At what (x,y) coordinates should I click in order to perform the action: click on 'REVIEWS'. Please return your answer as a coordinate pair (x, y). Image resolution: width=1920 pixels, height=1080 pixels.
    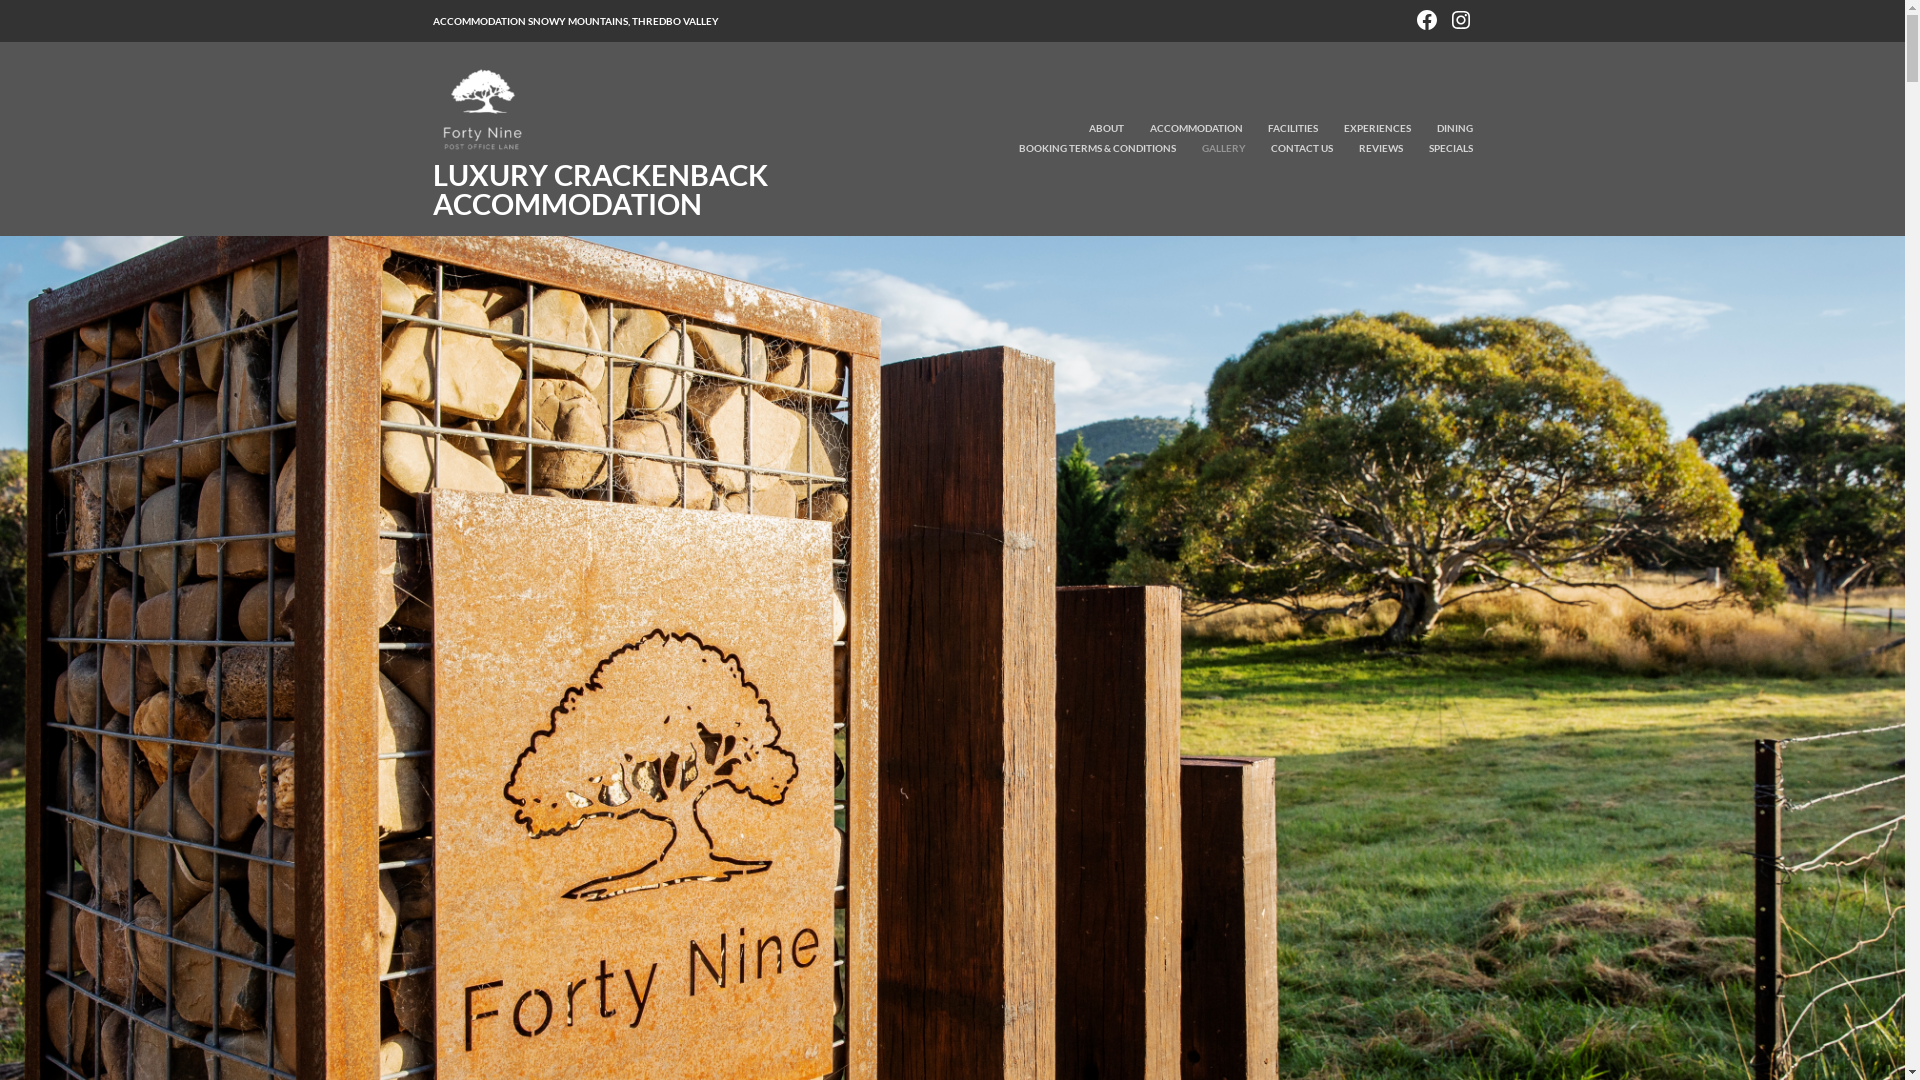
    Looking at the image, I should click on (1367, 148).